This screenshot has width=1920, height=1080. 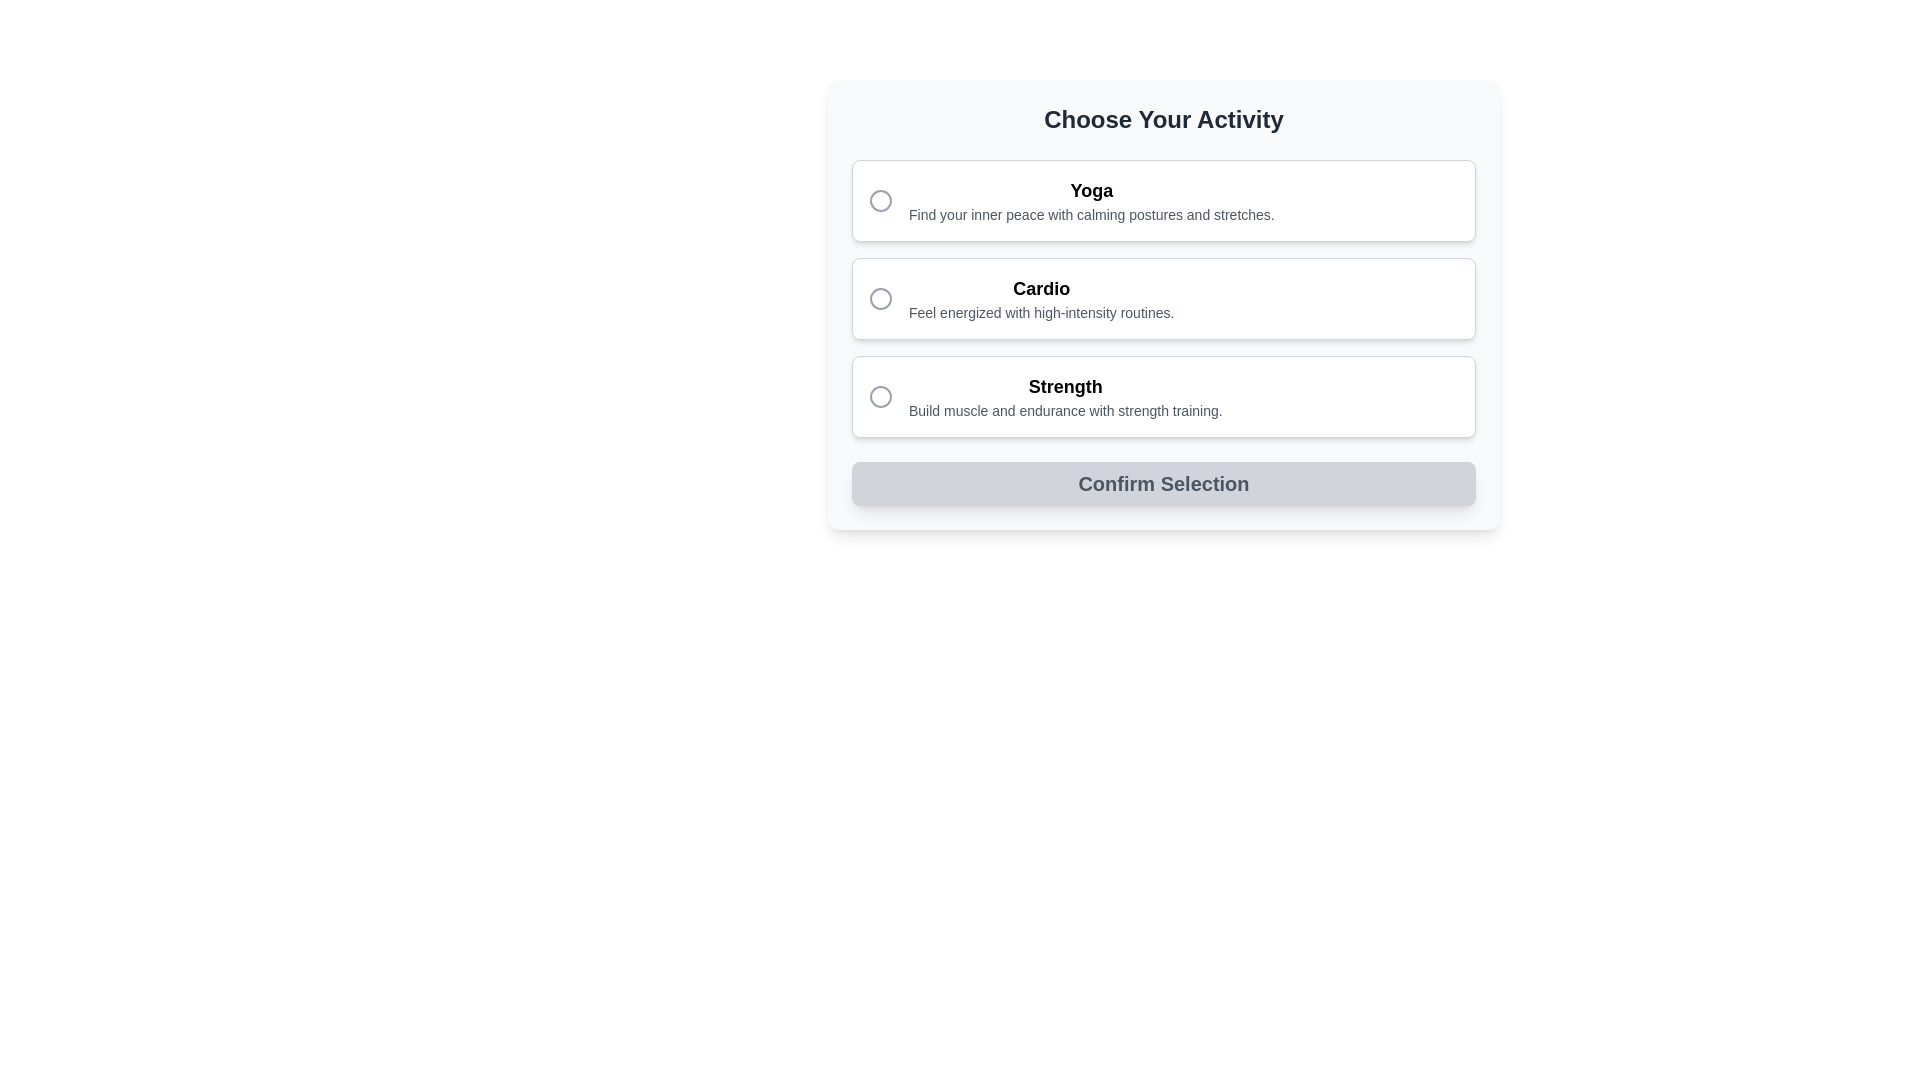 What do you see at coordinates (880, 299) in the screenshot?
I see `the radio button adjacent to the 'Cardio' label` at bounding box center [880, 299].